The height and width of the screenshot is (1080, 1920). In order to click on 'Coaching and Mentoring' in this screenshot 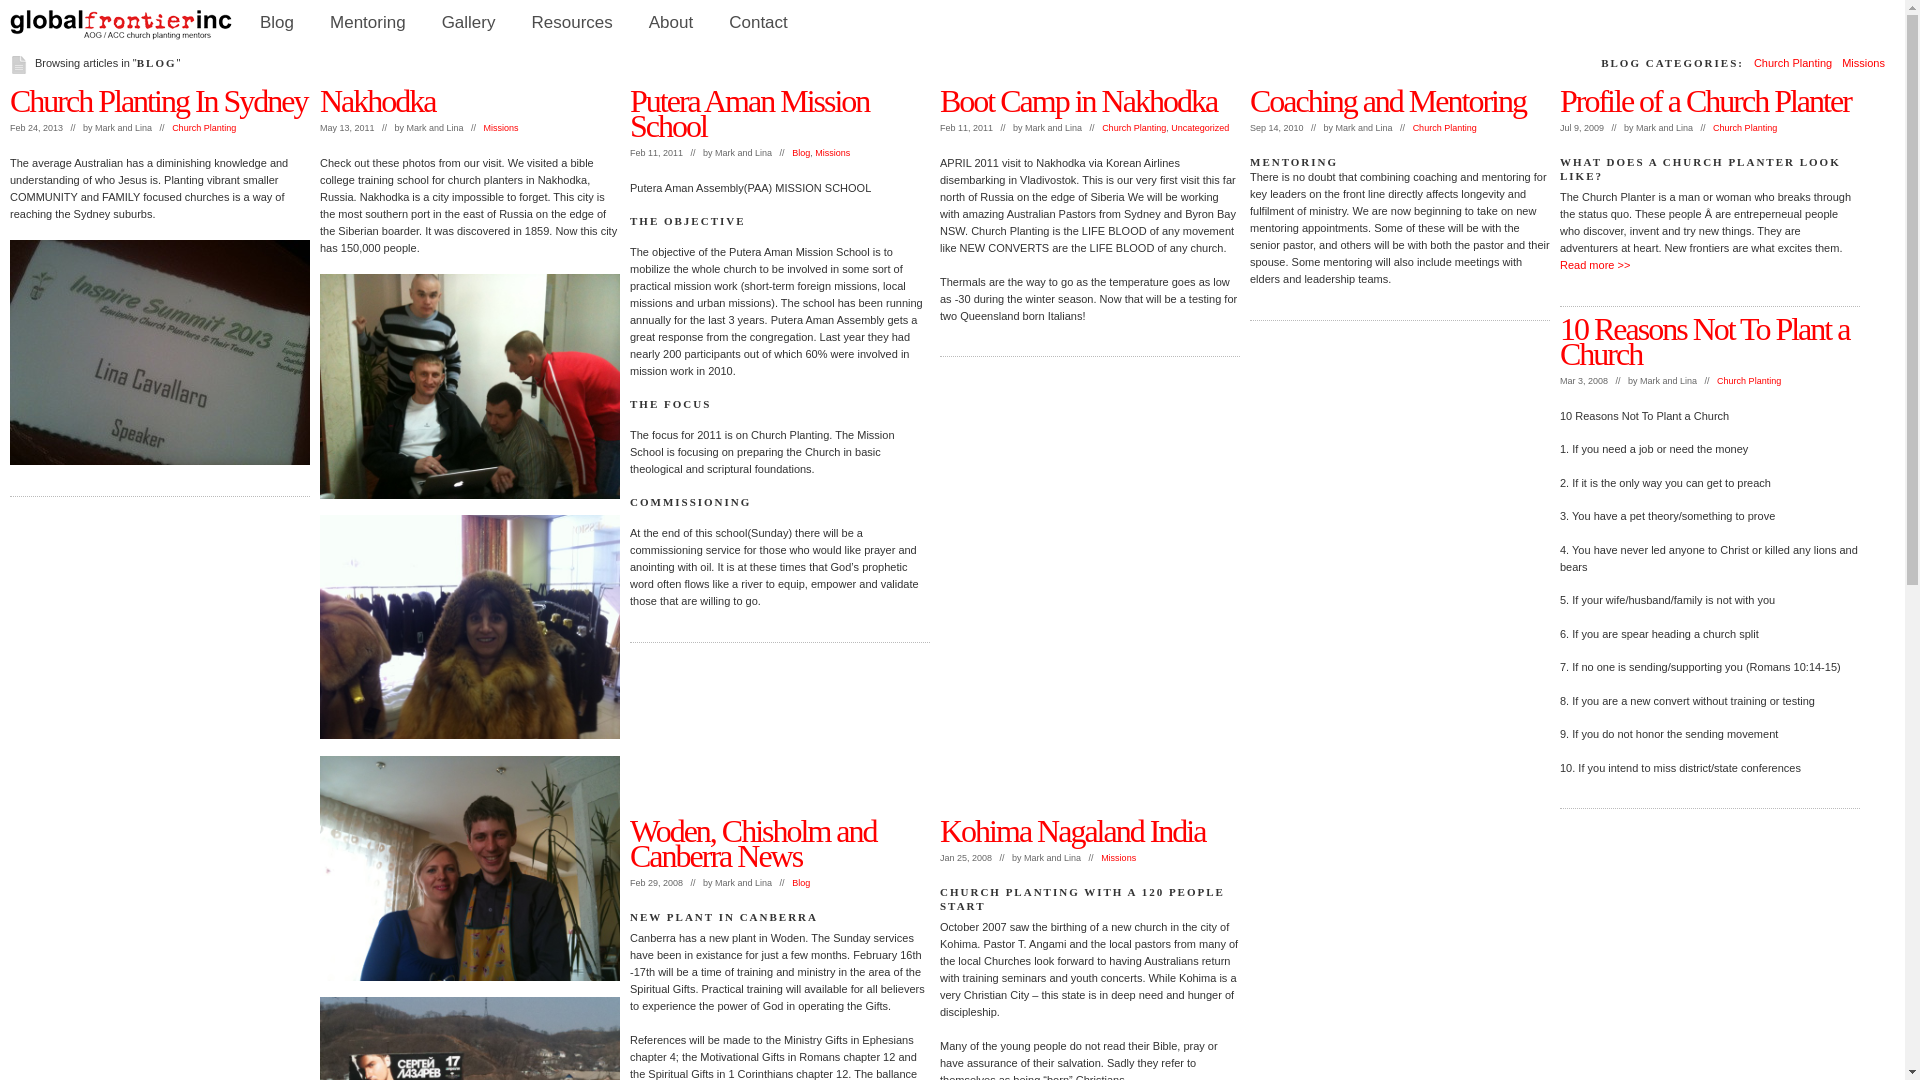, I will do `click(1386, 100)`.